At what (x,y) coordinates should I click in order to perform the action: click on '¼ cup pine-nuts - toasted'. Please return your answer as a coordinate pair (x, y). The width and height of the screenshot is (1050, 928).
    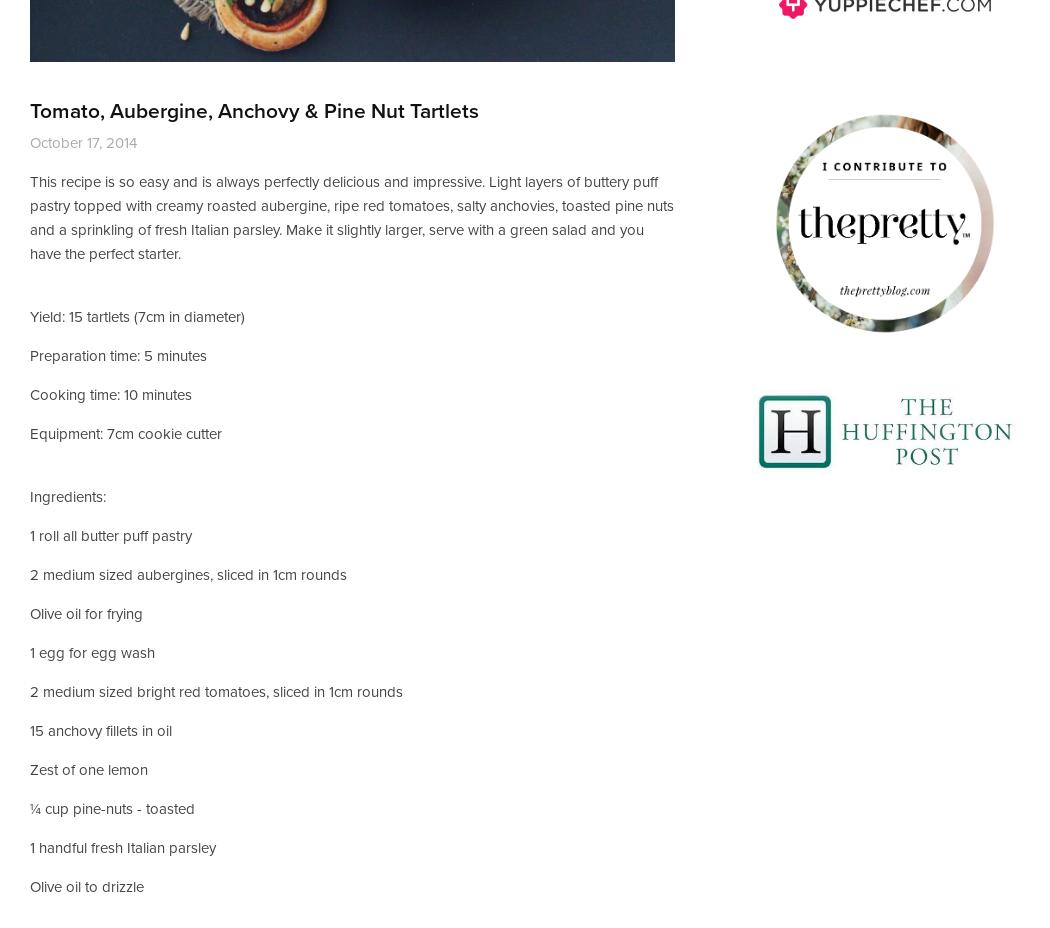
    Looking at the image, I should click on (112, 807).